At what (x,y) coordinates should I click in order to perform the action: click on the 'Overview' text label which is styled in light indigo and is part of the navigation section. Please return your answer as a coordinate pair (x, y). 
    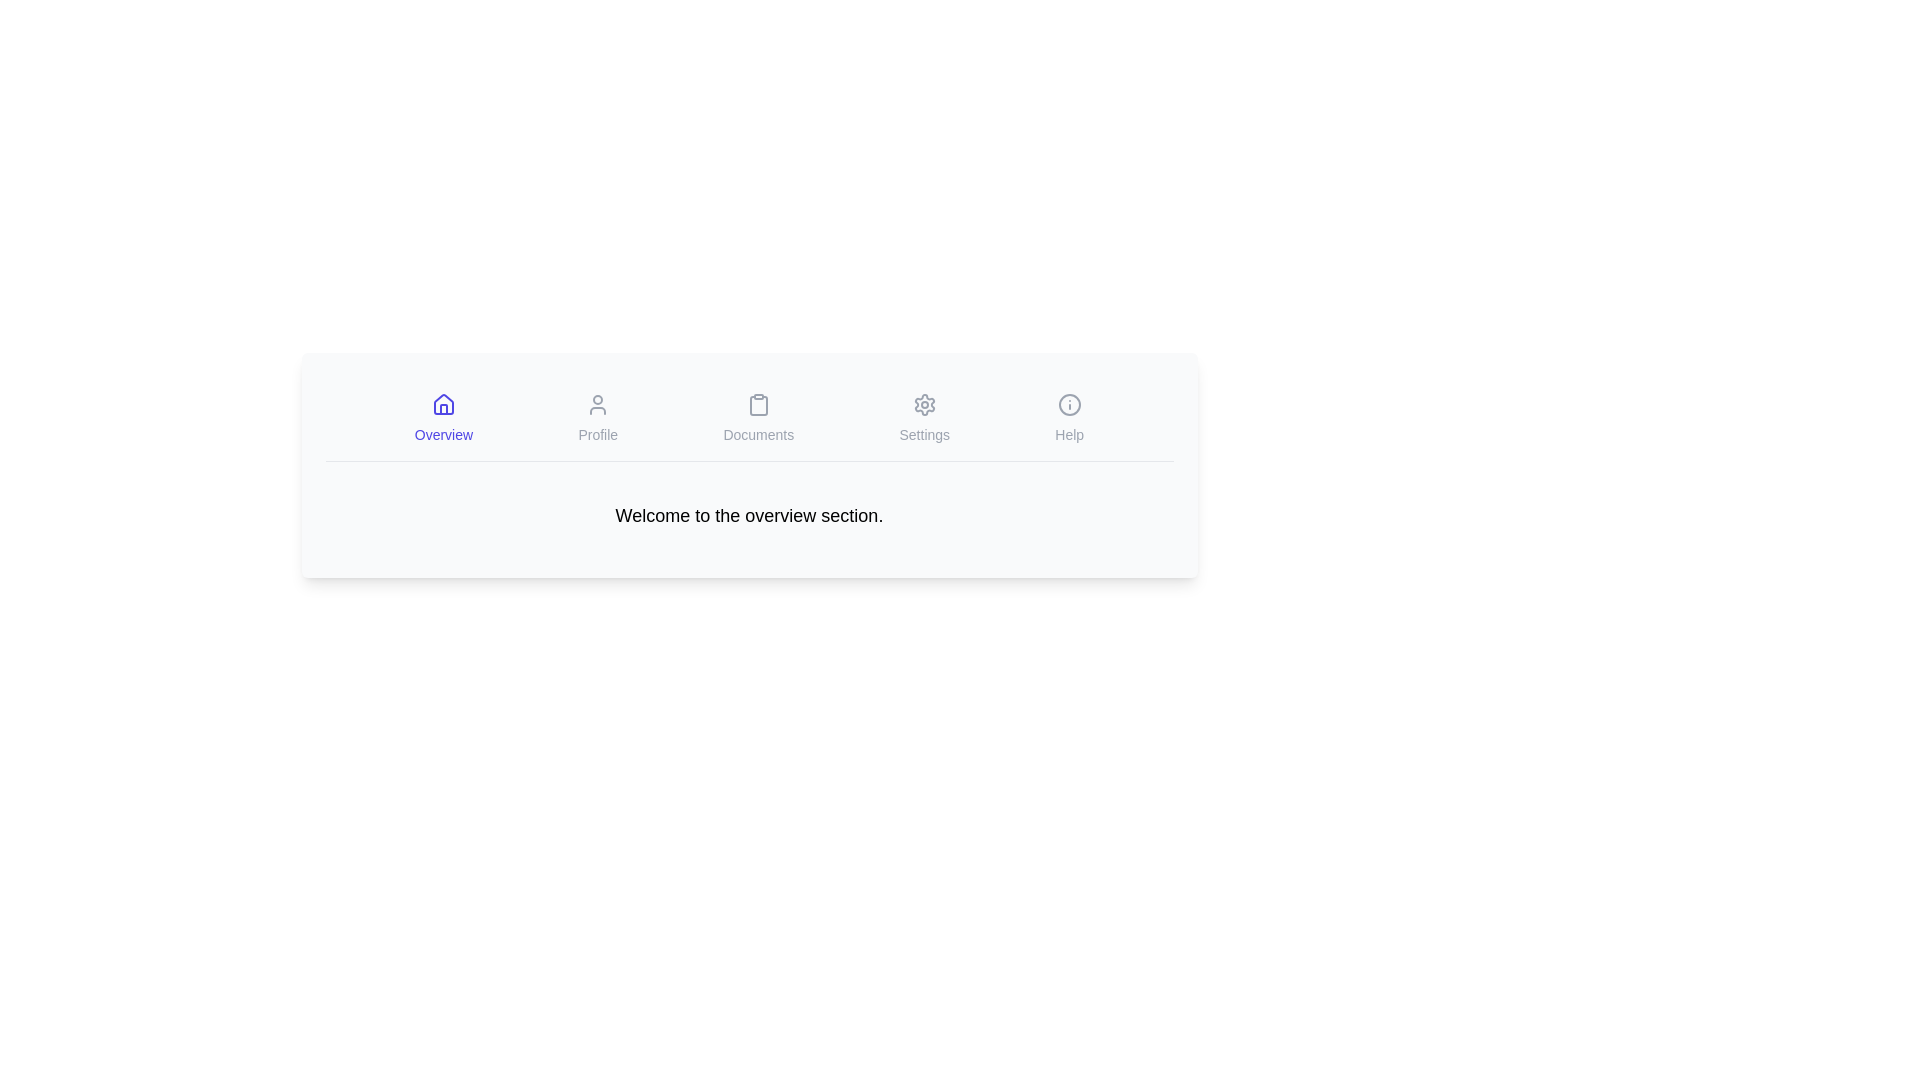
    Looking at the image, I should click on (442, 434).